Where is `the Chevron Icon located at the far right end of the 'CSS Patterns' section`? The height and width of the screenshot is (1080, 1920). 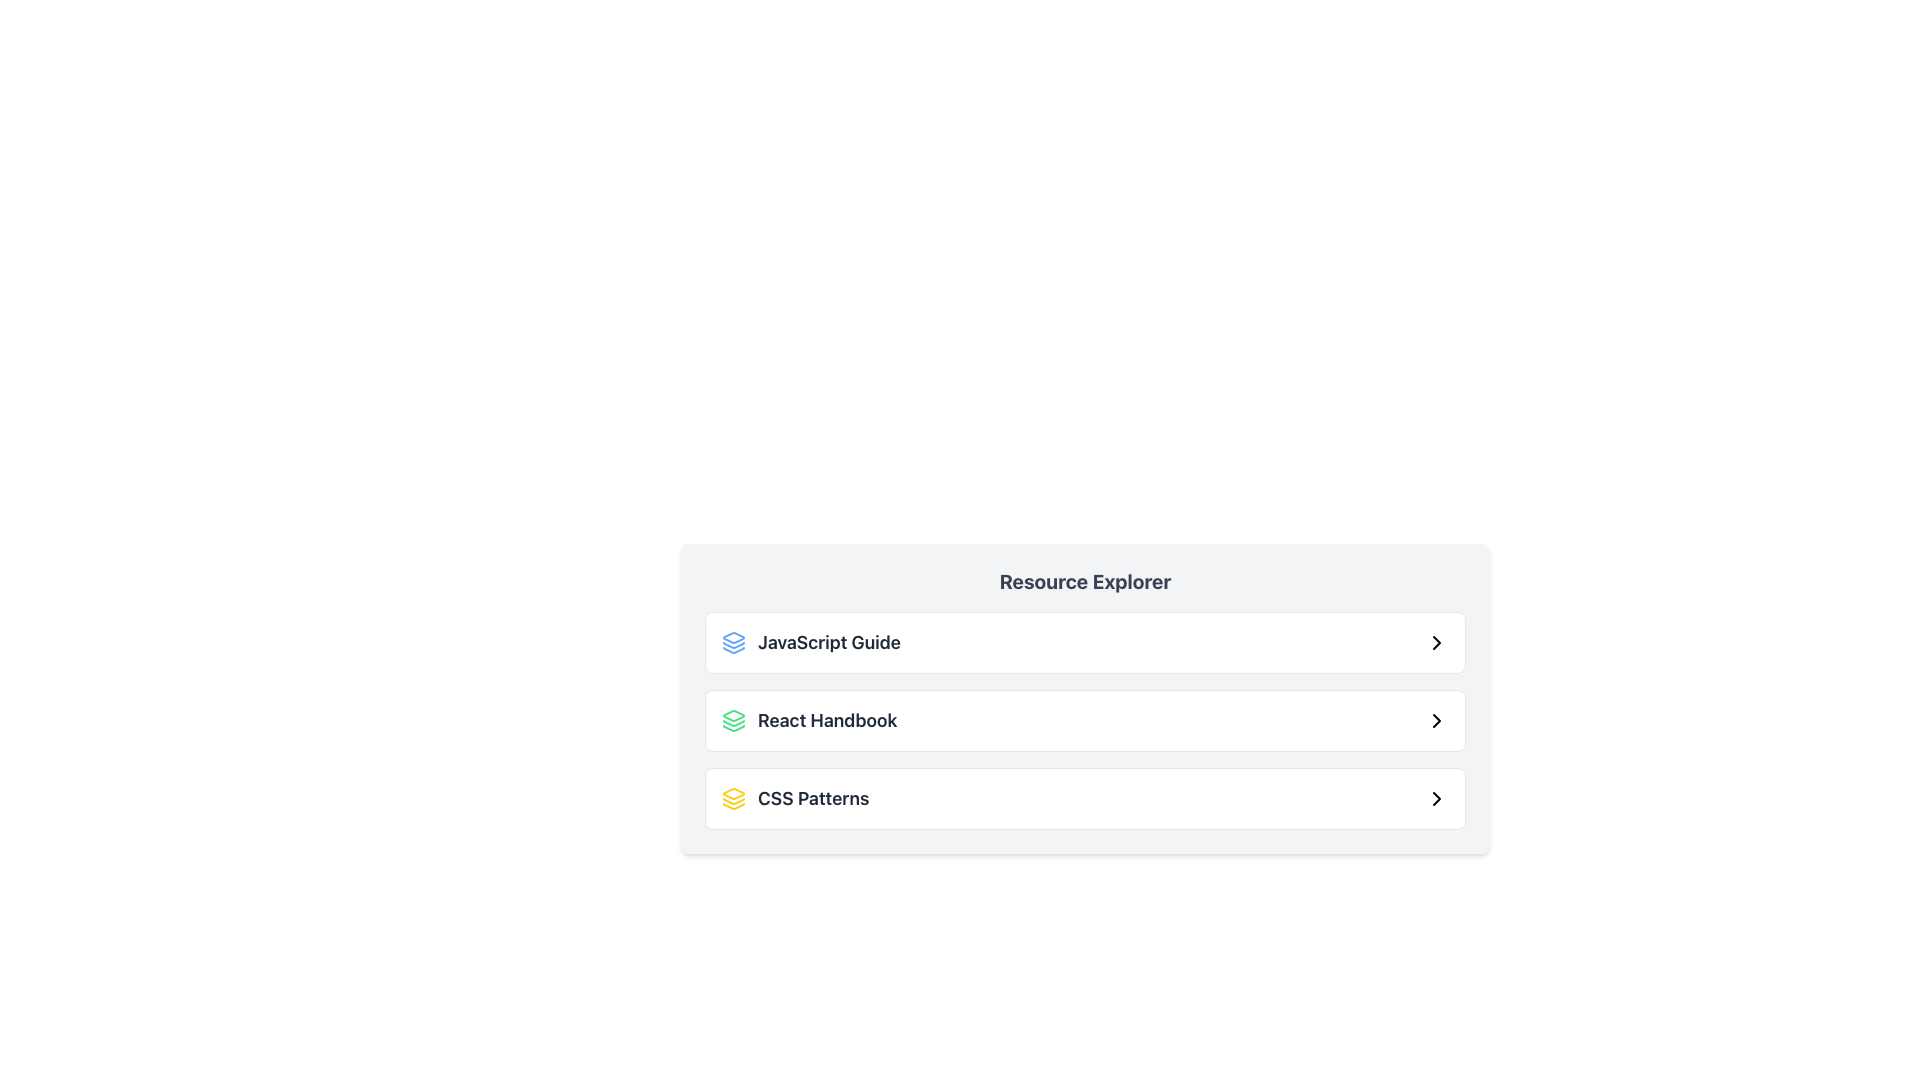 the Chevron Icon located at the far right end of the 'CSS Patterns' section is located at coordinates (1435, 797).